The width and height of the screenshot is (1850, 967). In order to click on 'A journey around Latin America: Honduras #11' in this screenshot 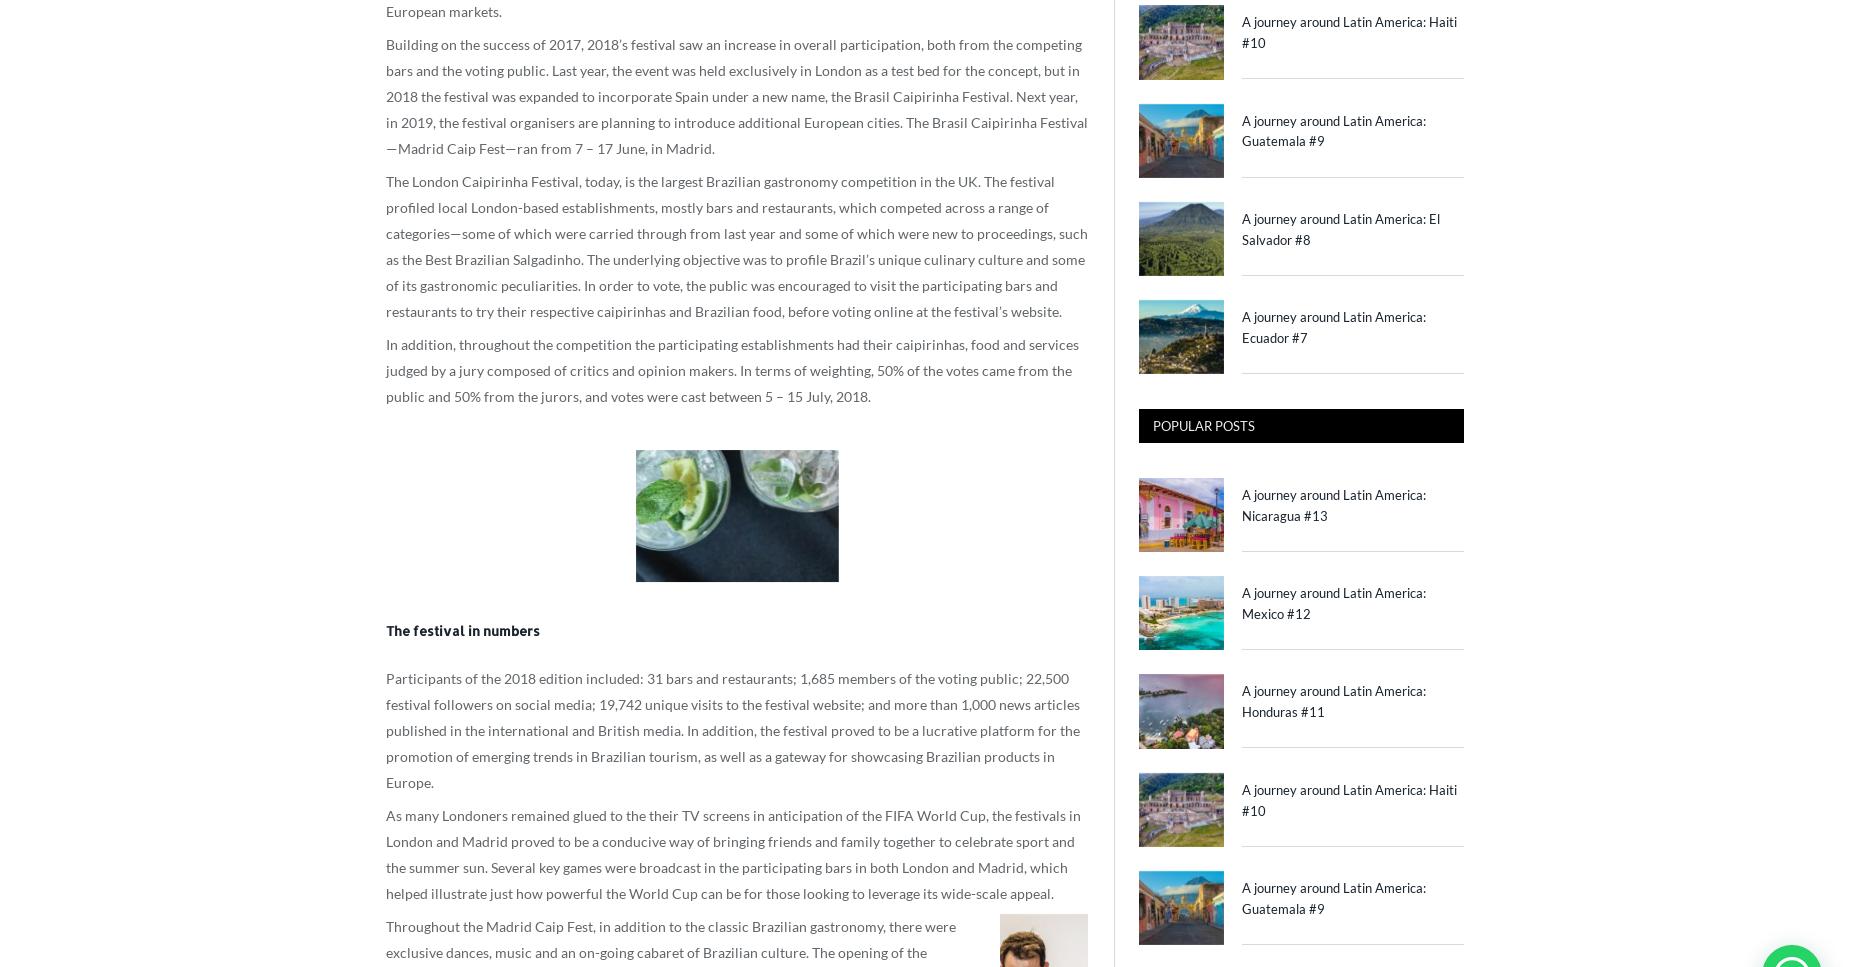, I will do `click(1333, 701)`.